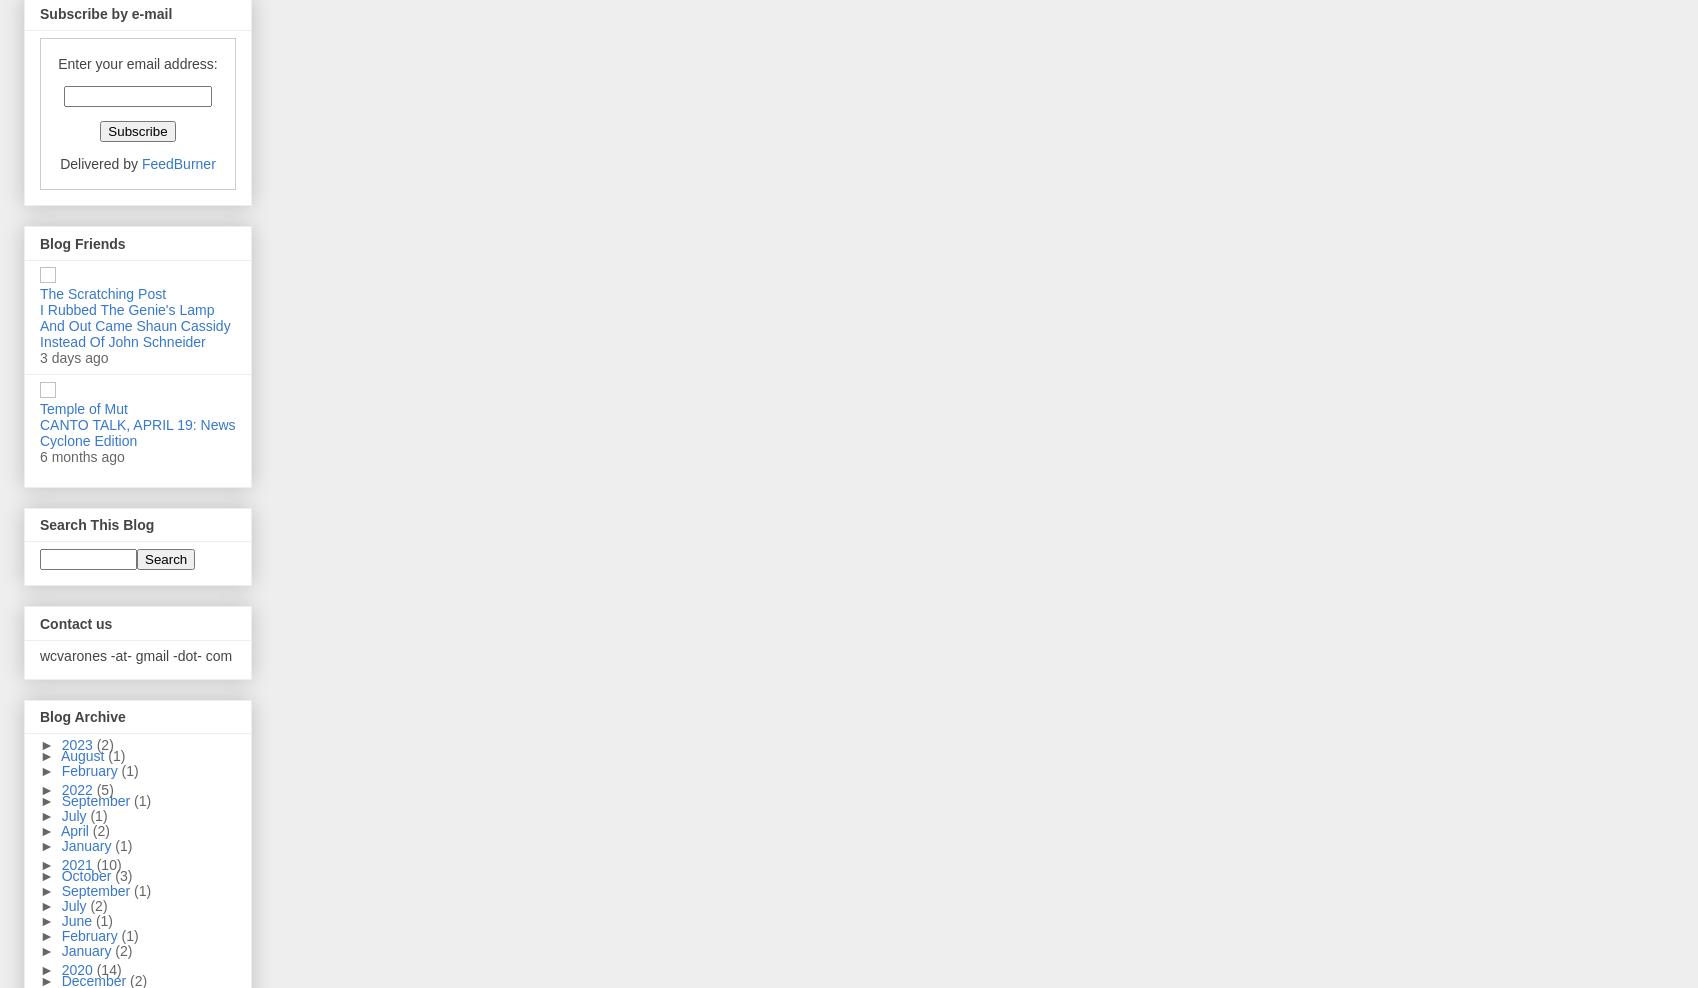 The width and height of the screenshot is (1698, 988). What do you see at coordinates (40, 654) in the screenshot?
I see `'wcvarones -at- gmail -dot- com'` at bounding box center [40, 654].